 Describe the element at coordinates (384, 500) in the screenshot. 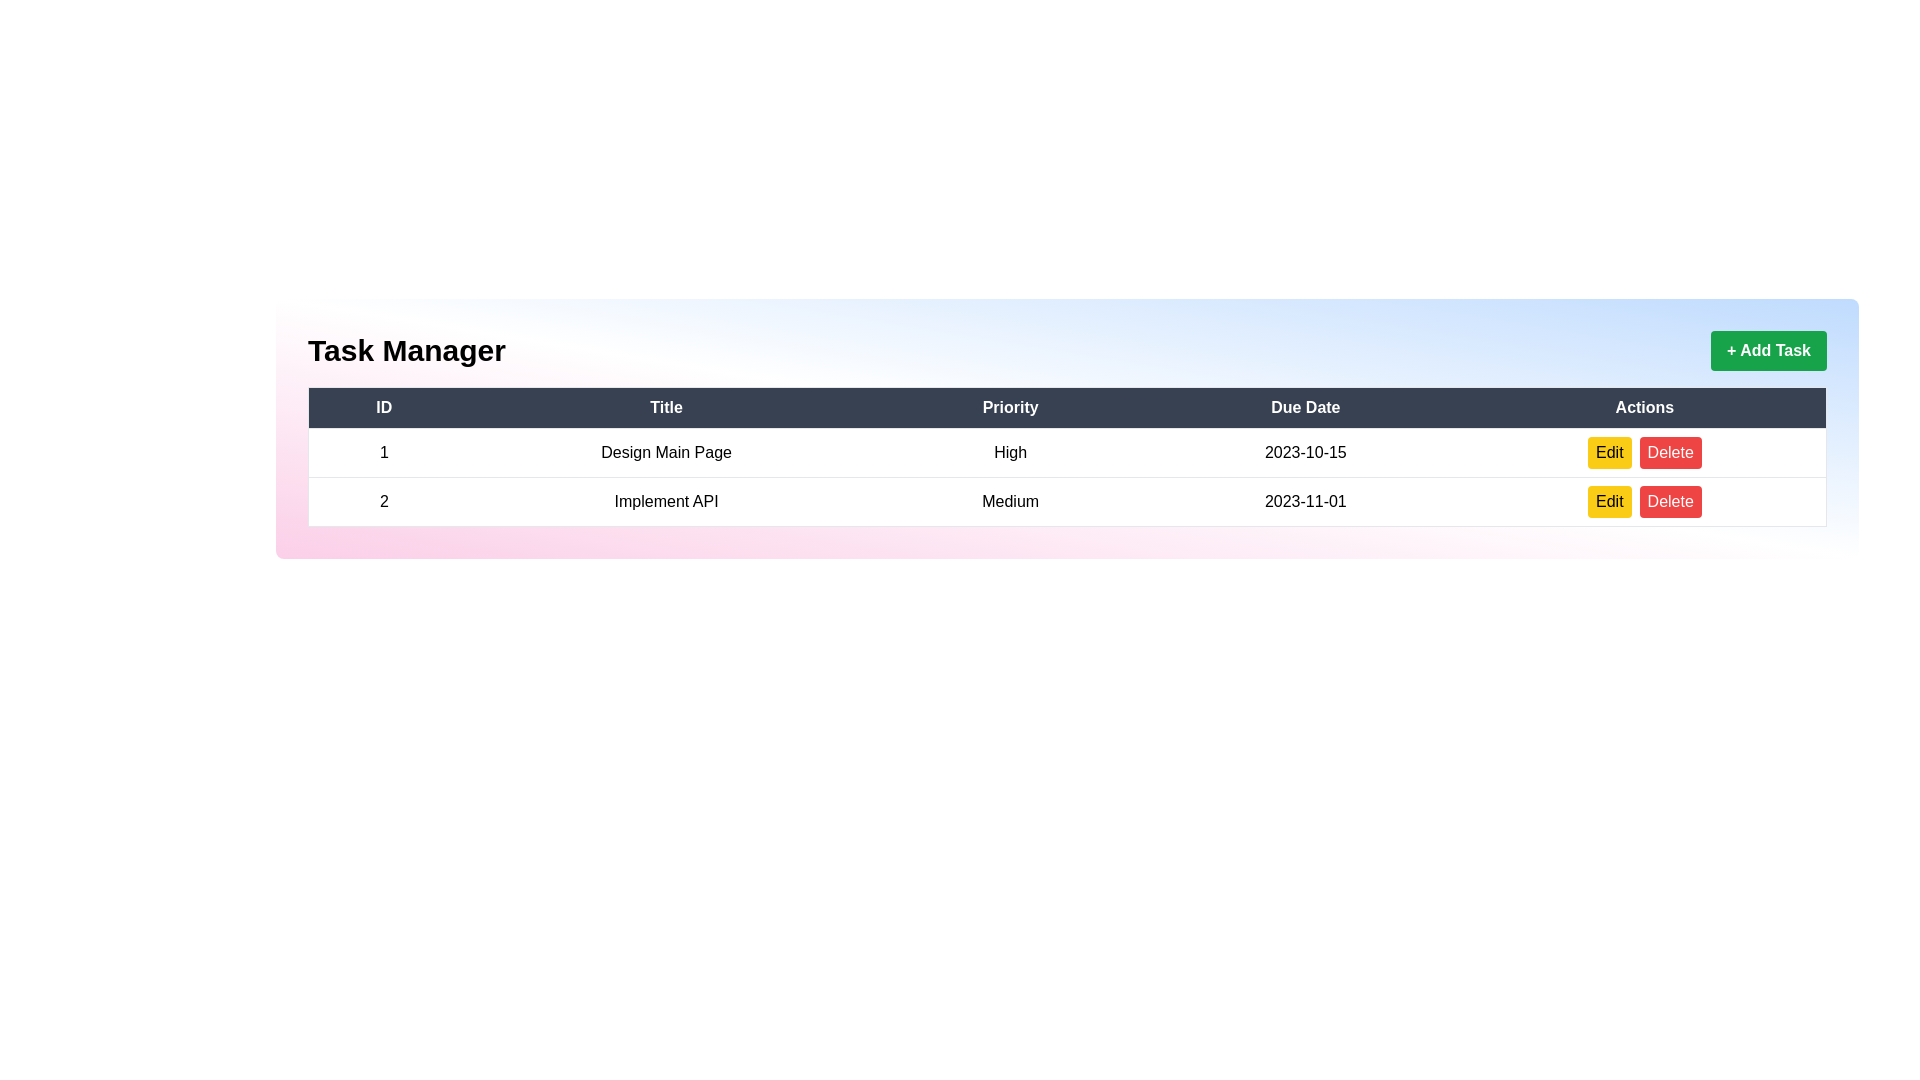

I see `the static text element displaying the number '2', which is located in the second table row under the ID column` at that location.